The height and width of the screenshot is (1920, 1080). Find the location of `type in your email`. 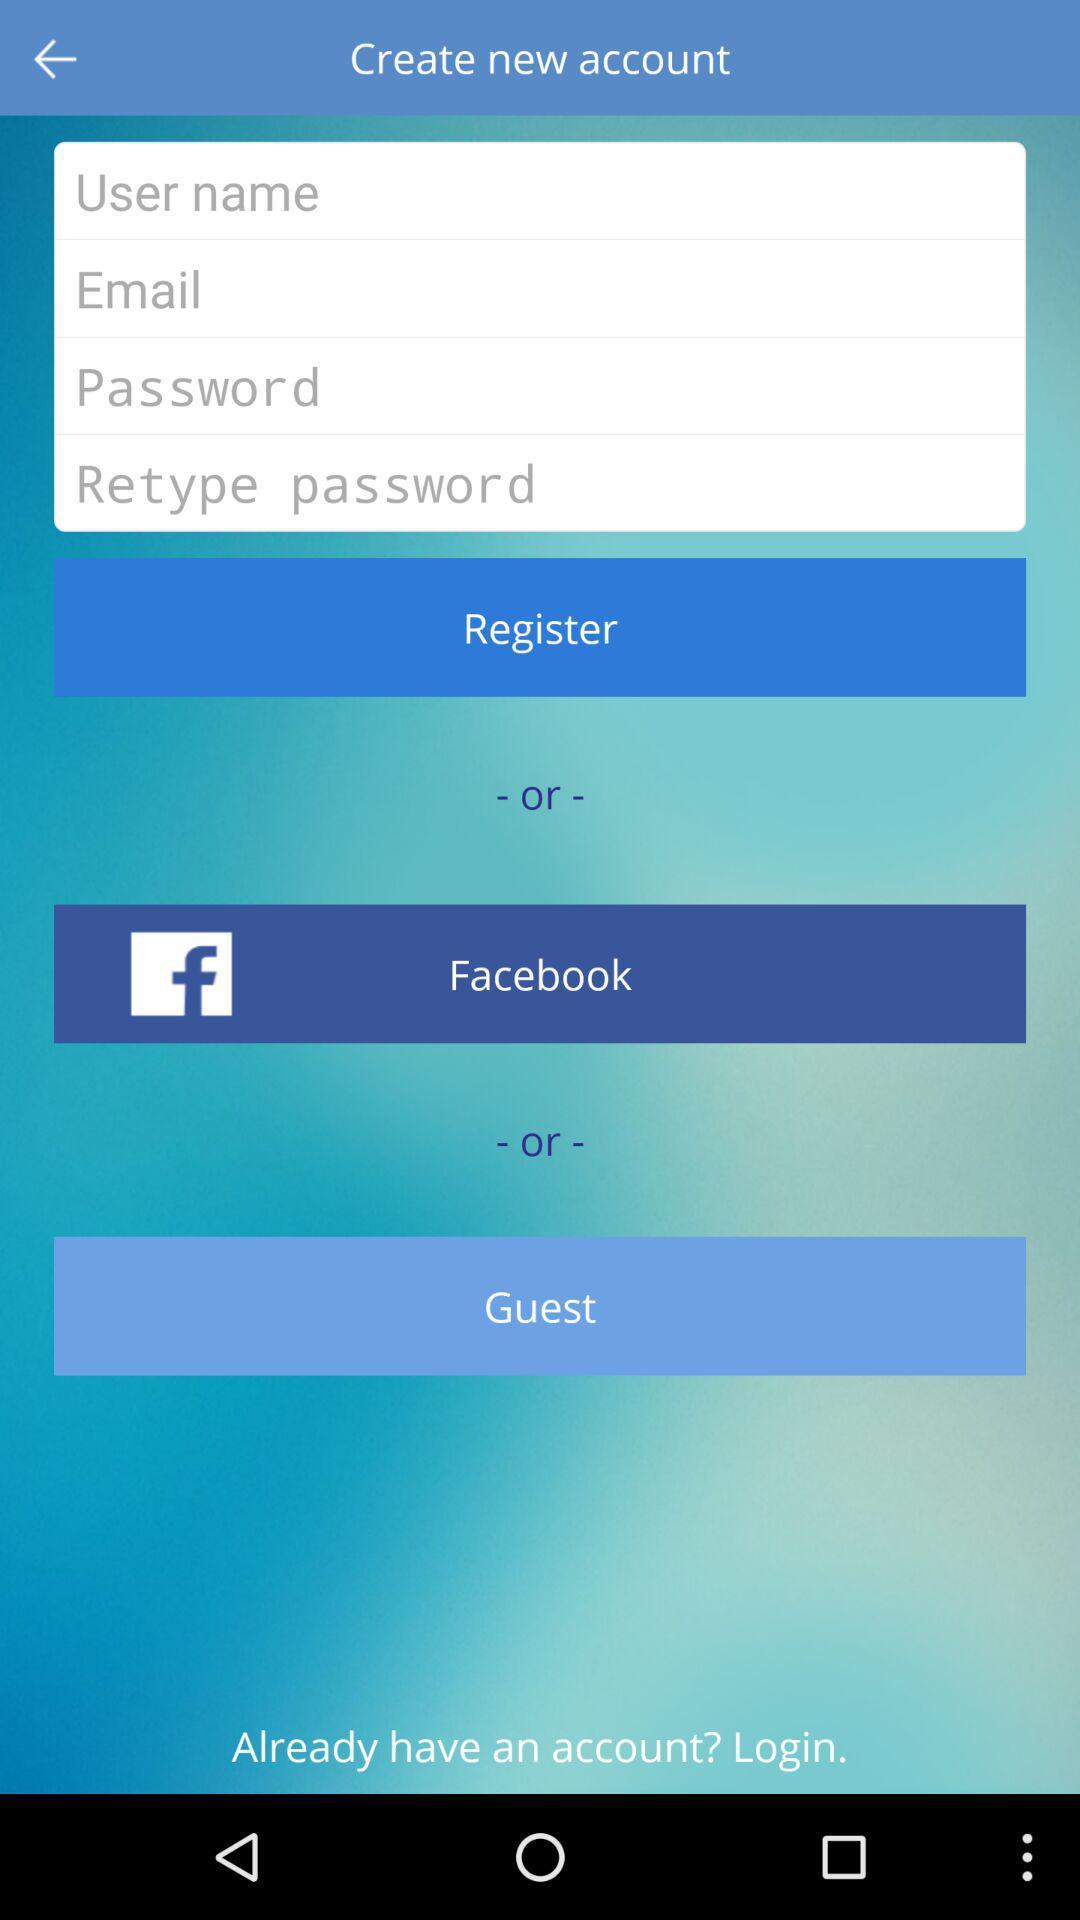

type in your email is located at coordinates (540, 287).